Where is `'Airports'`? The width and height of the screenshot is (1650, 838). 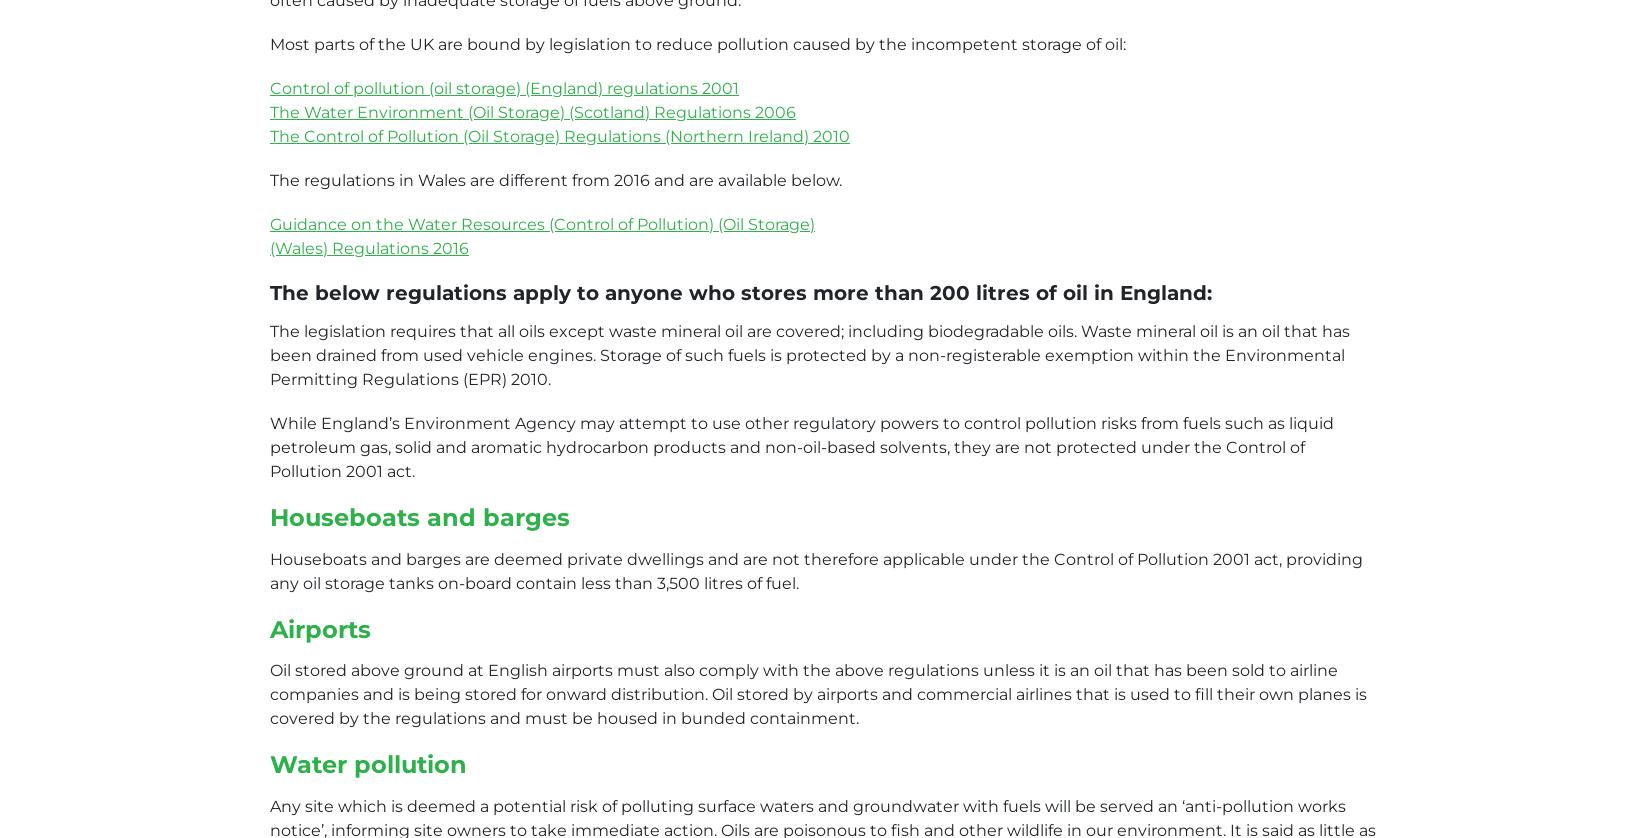
'Airports' is located at coordinates (320, 628).